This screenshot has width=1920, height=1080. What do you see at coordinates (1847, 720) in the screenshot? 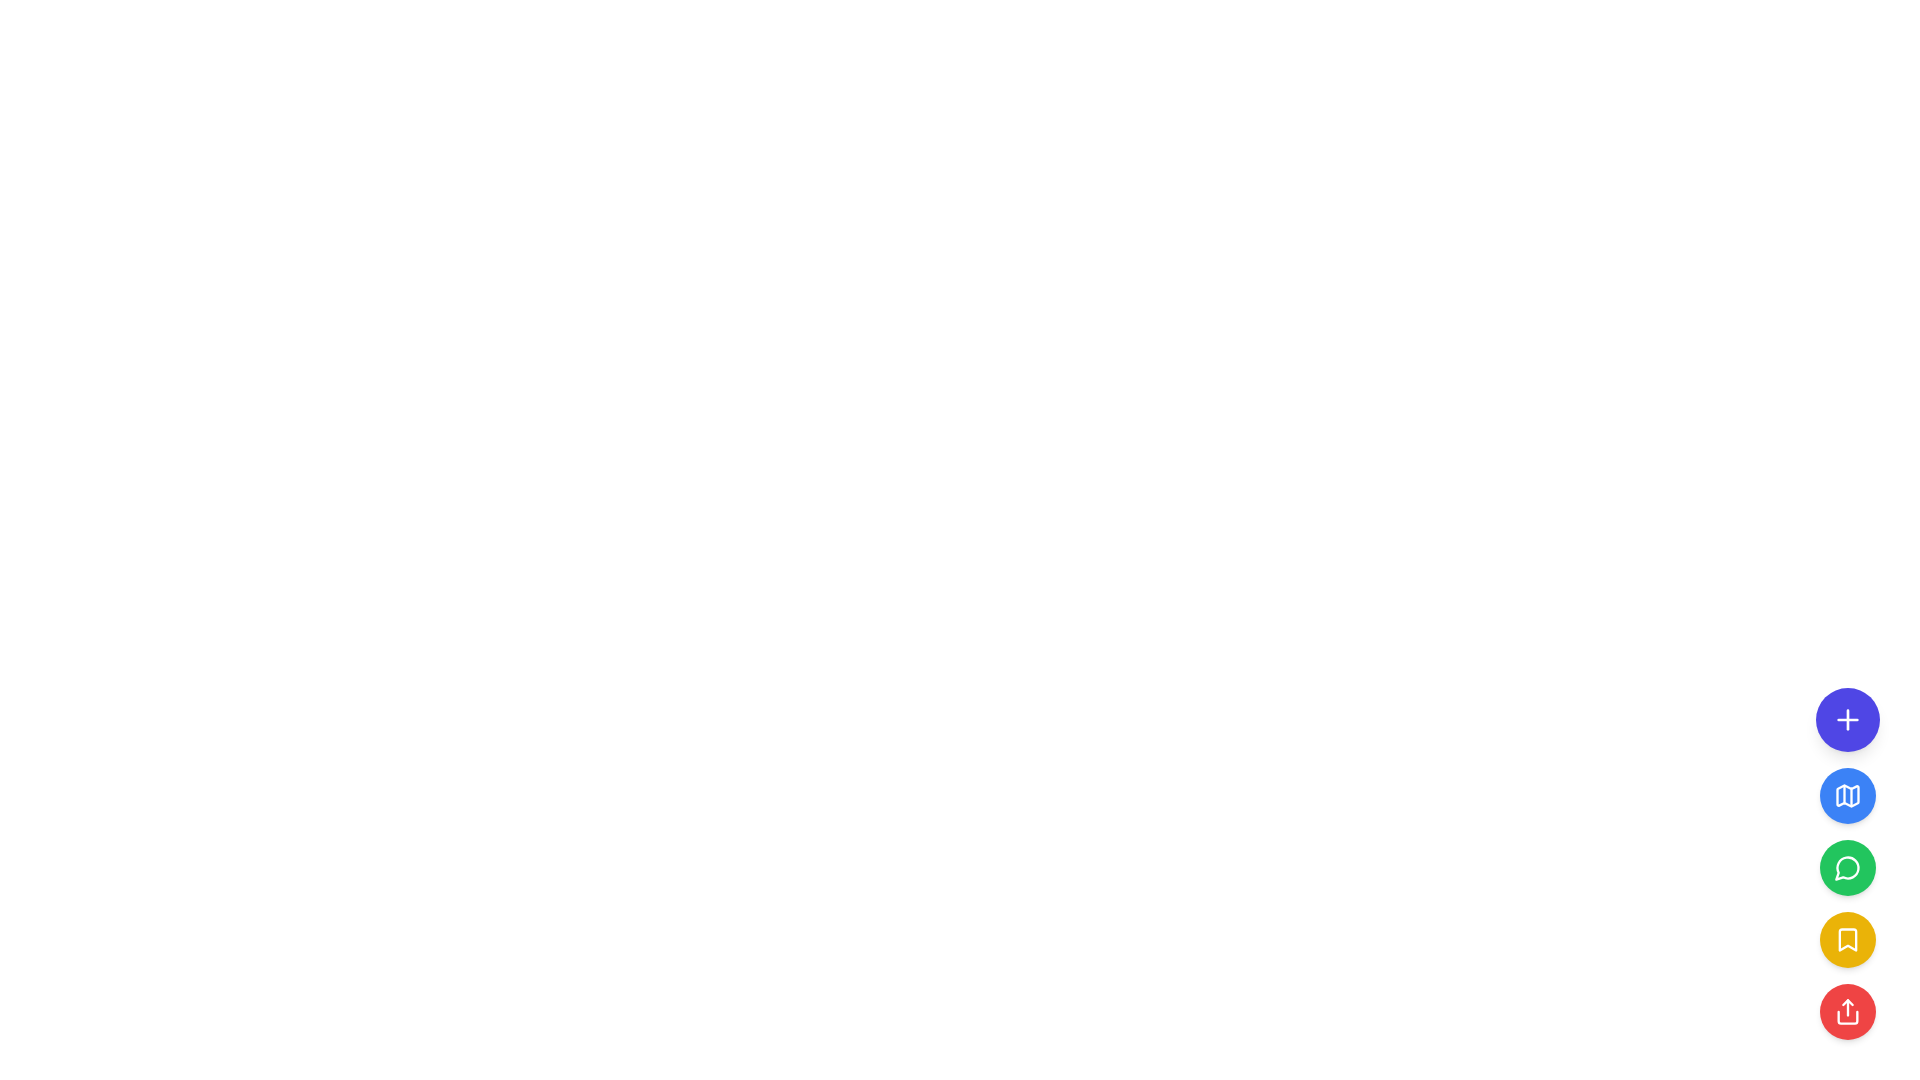
I see `and drop the top-most purple button in the vertically aligned group of buttons located at the bottom-right side of the application interface` at bounding box center [1847, 720].